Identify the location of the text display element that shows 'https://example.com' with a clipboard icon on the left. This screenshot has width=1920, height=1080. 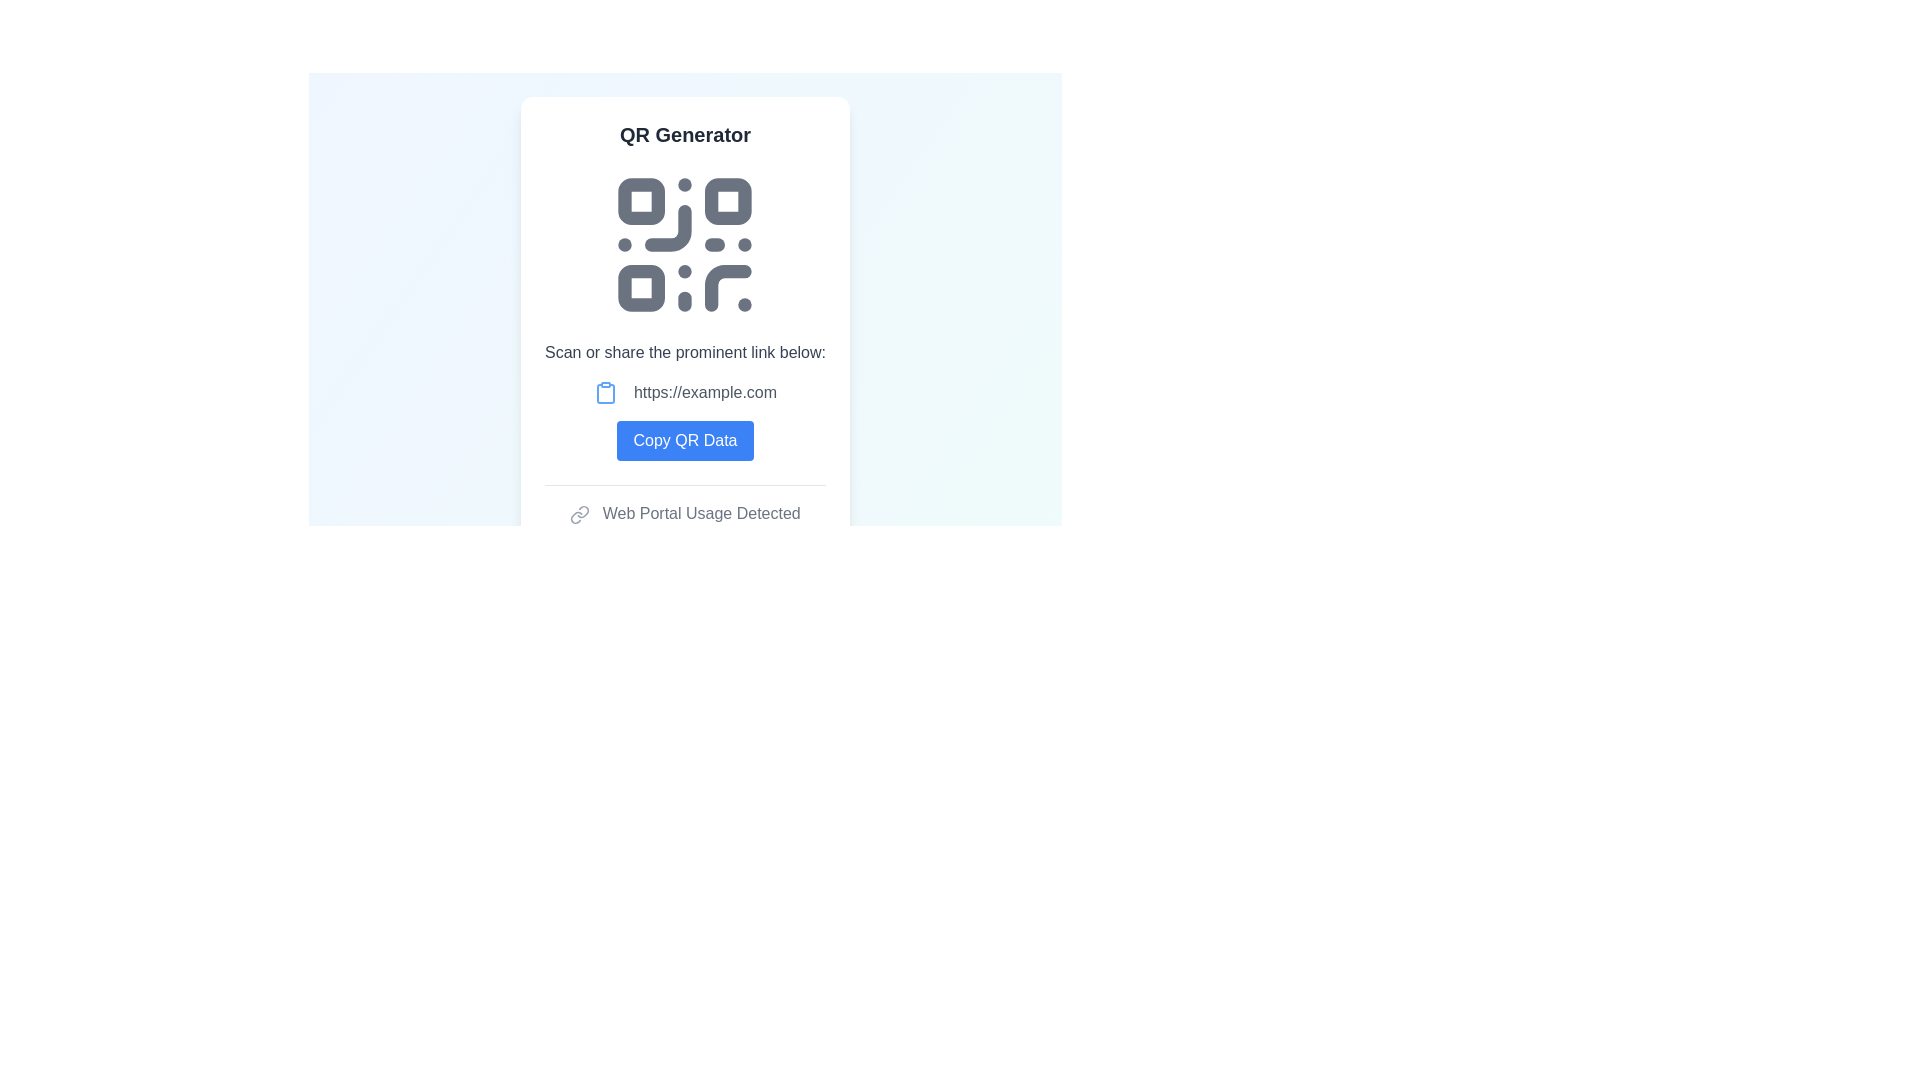
(685, 393).